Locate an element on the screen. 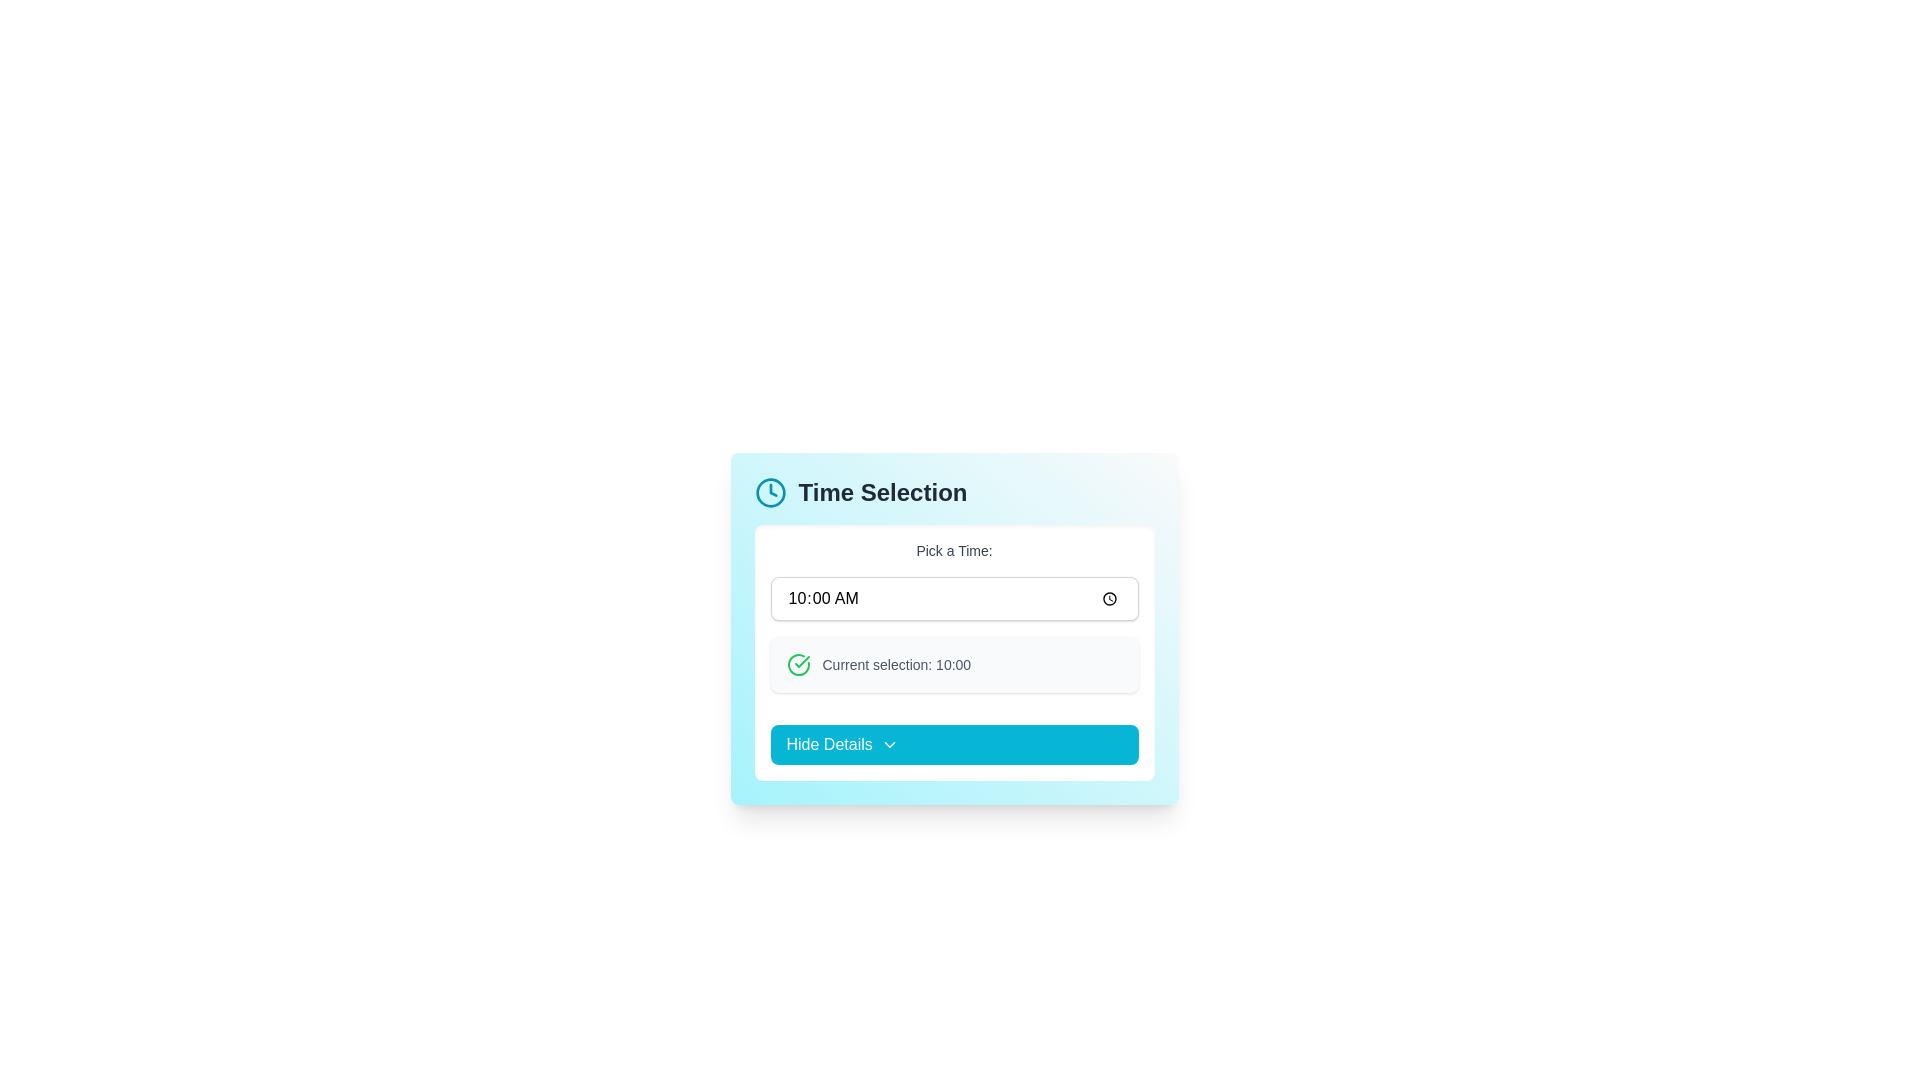 This screenshot has height=1080, width=1920. the graphical circle within the SVG clock icon, which serves as a contextual indicator for the 'Time Selection' section is located at coordinates (769, 493).